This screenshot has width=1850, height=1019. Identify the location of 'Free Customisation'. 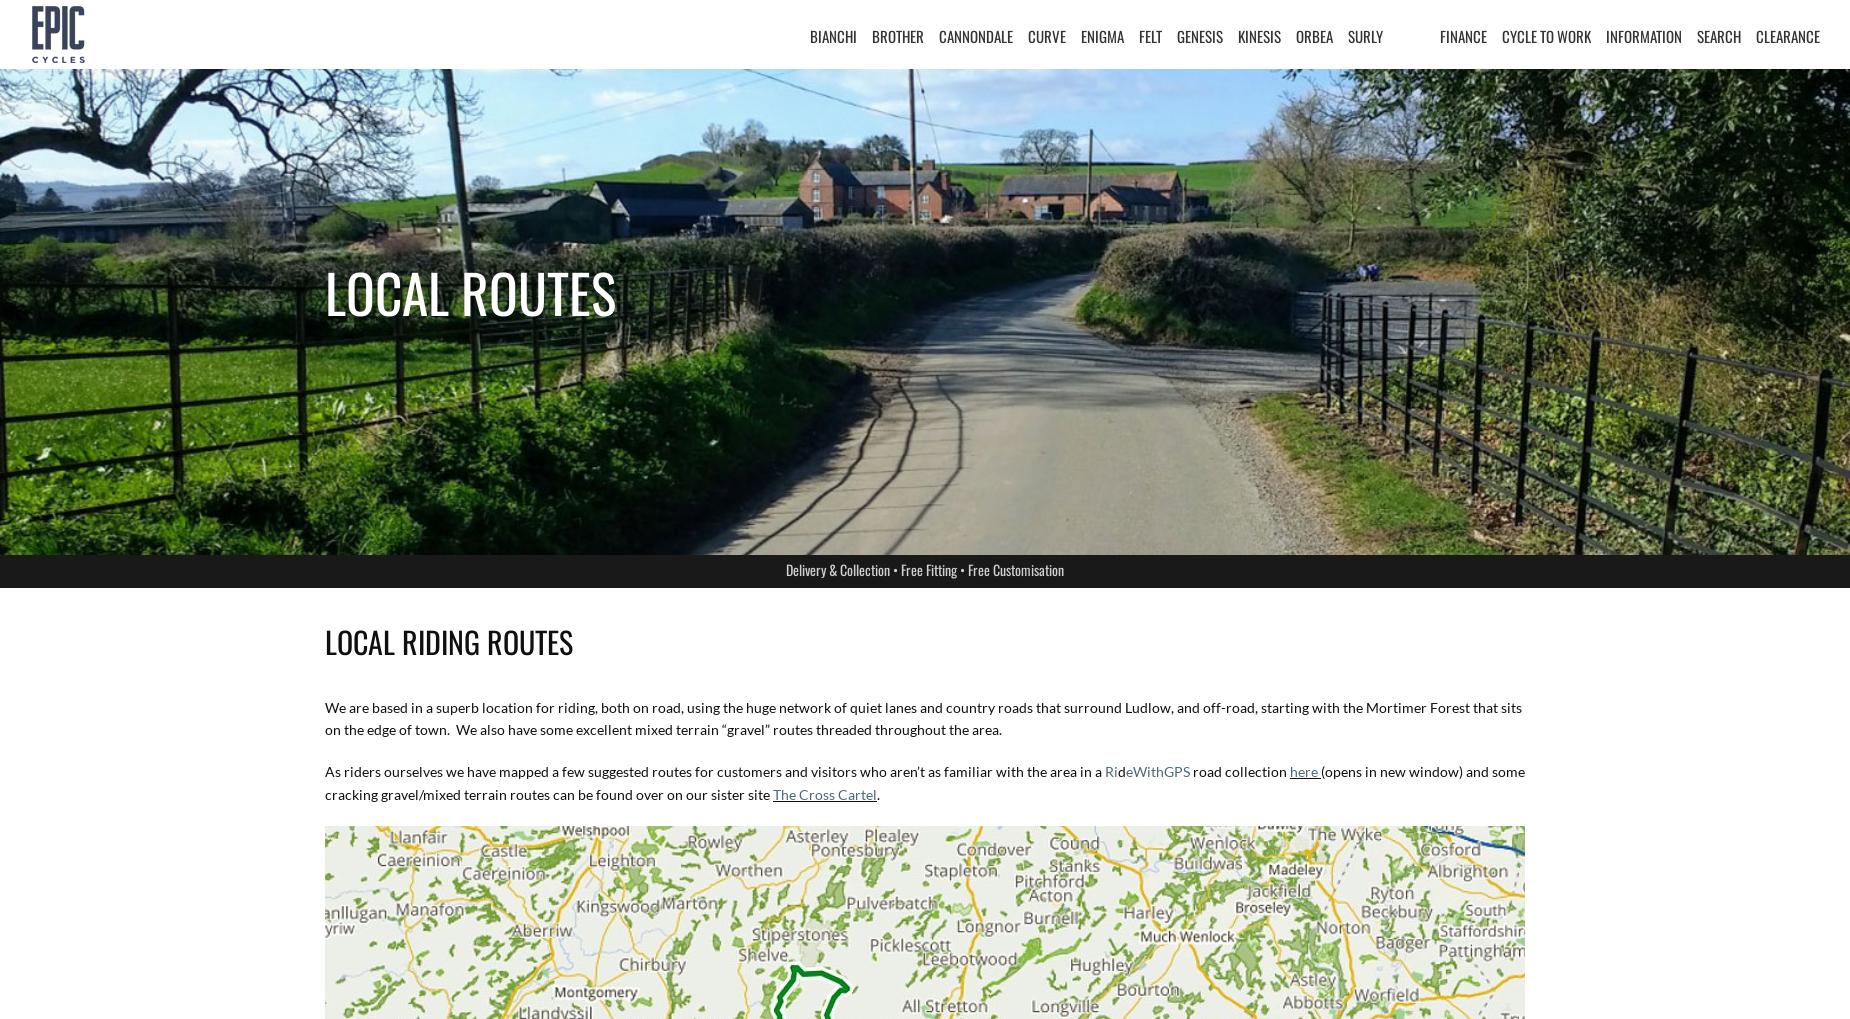
(1015, 568).